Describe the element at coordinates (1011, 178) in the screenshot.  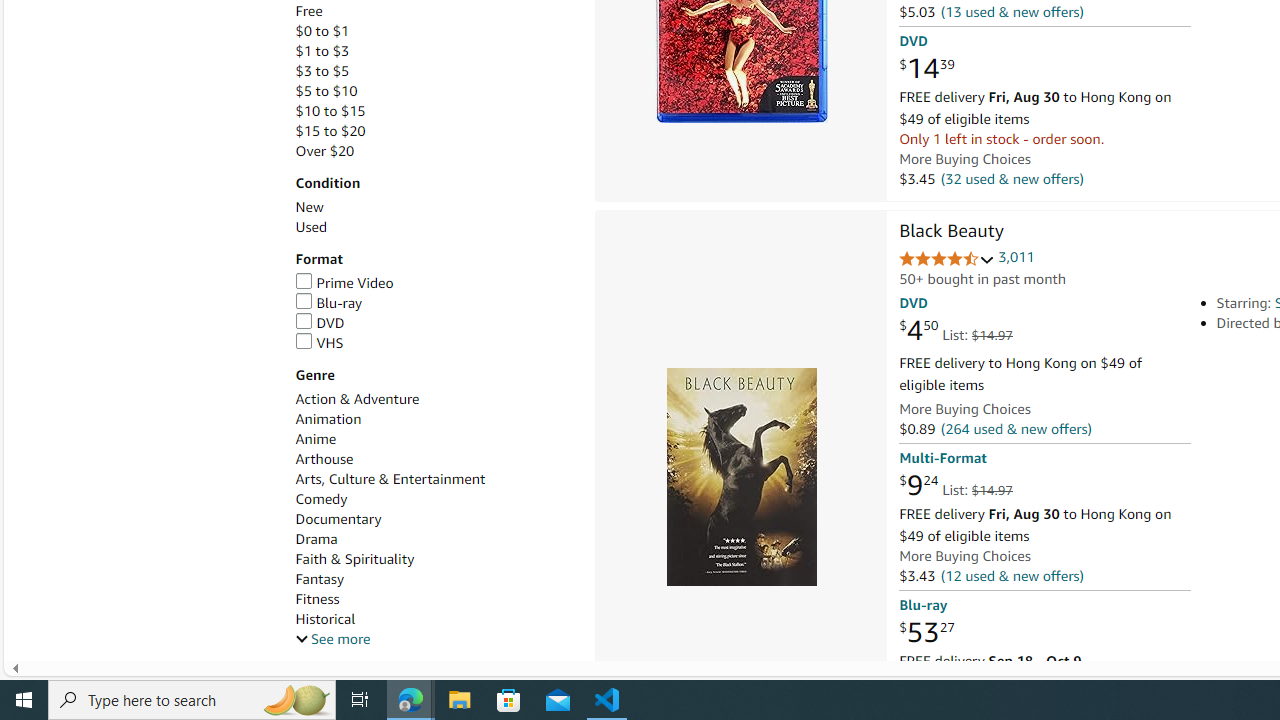
I see `'(32 used & new offers)'` at that location.